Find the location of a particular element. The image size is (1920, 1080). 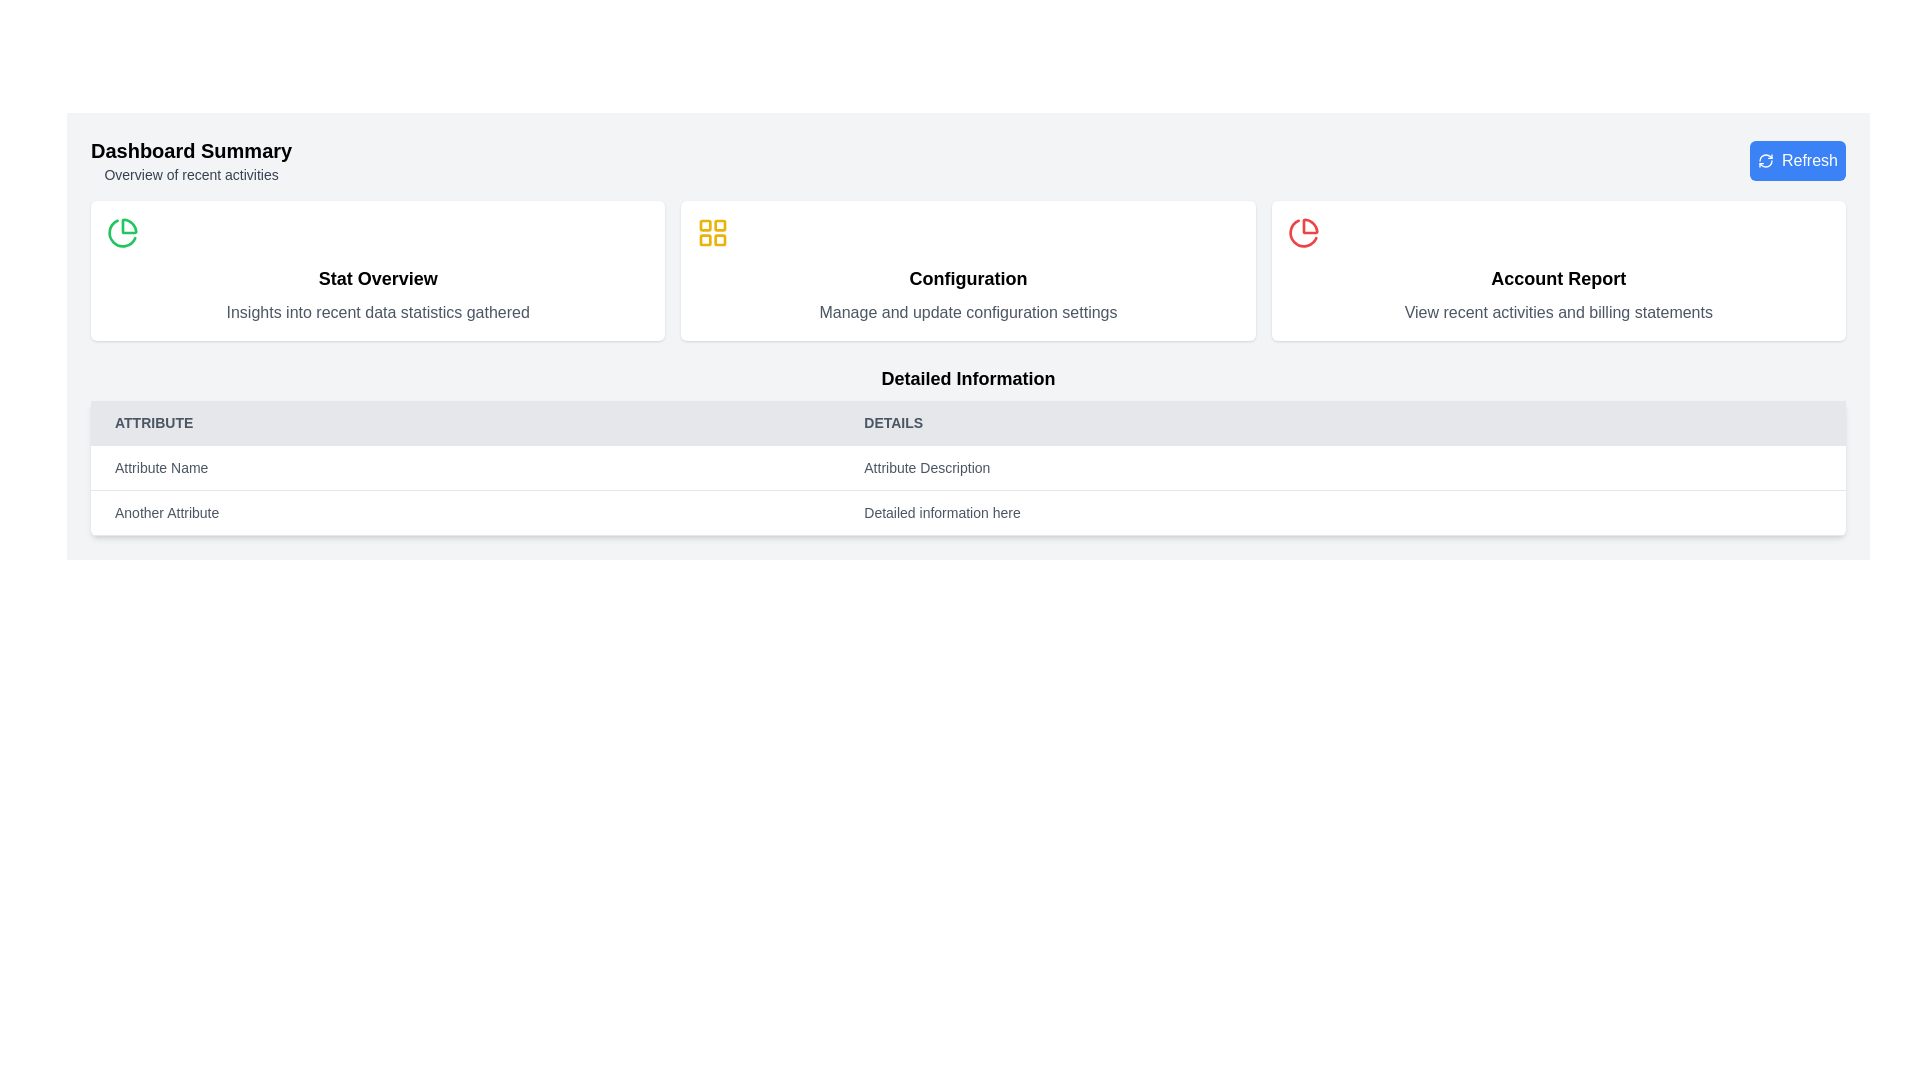

the Information card which contains a green circular pie chart icon, bold text 'Stat Overview', and subtitle 'Insights into recent data statistics gathered'. It is the leftmost element in a grid of three cards is located at coordinates (378, 270).